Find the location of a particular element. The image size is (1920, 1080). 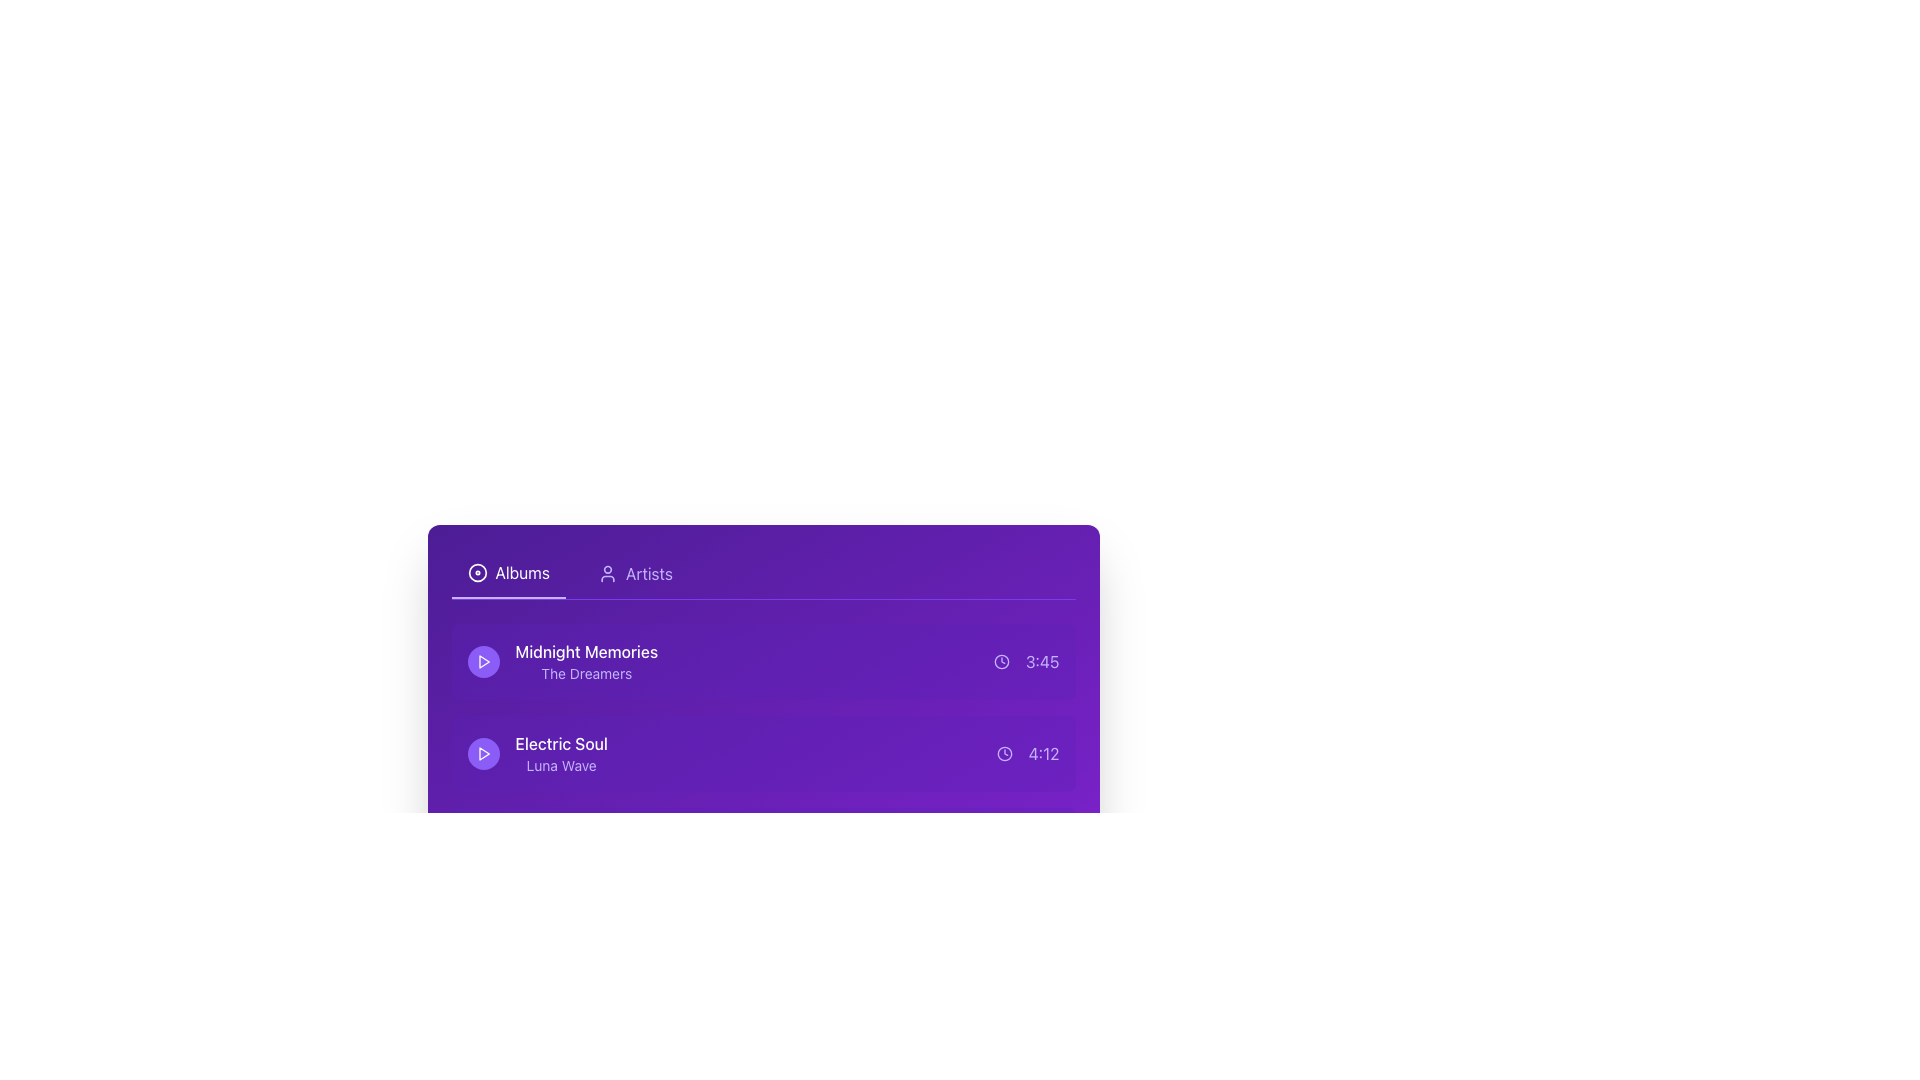

the duration display label showing '4:12' with a clock icon, located on the right side of the second song entry is located at coordinates (1027, 753).